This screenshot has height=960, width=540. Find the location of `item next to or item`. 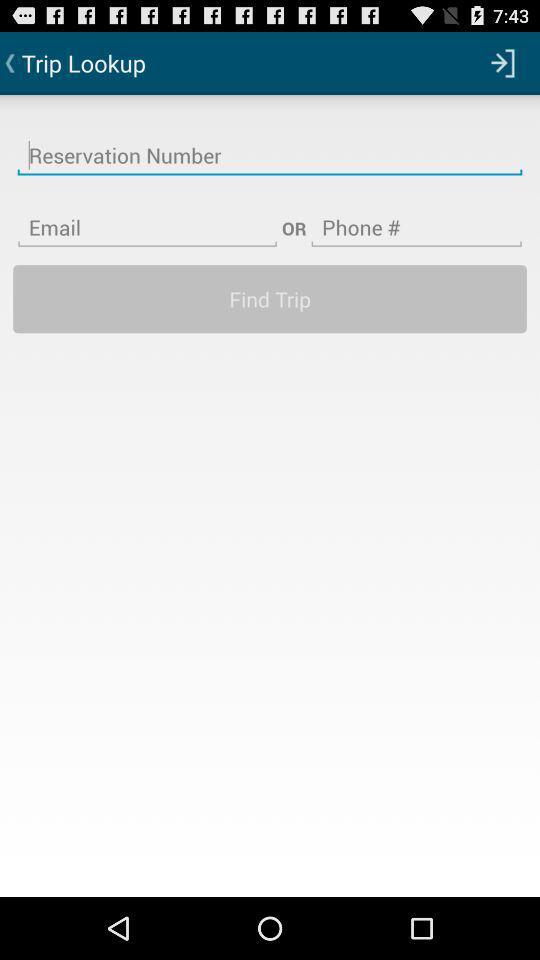

item next to or item is located at coordinates (146, 215).